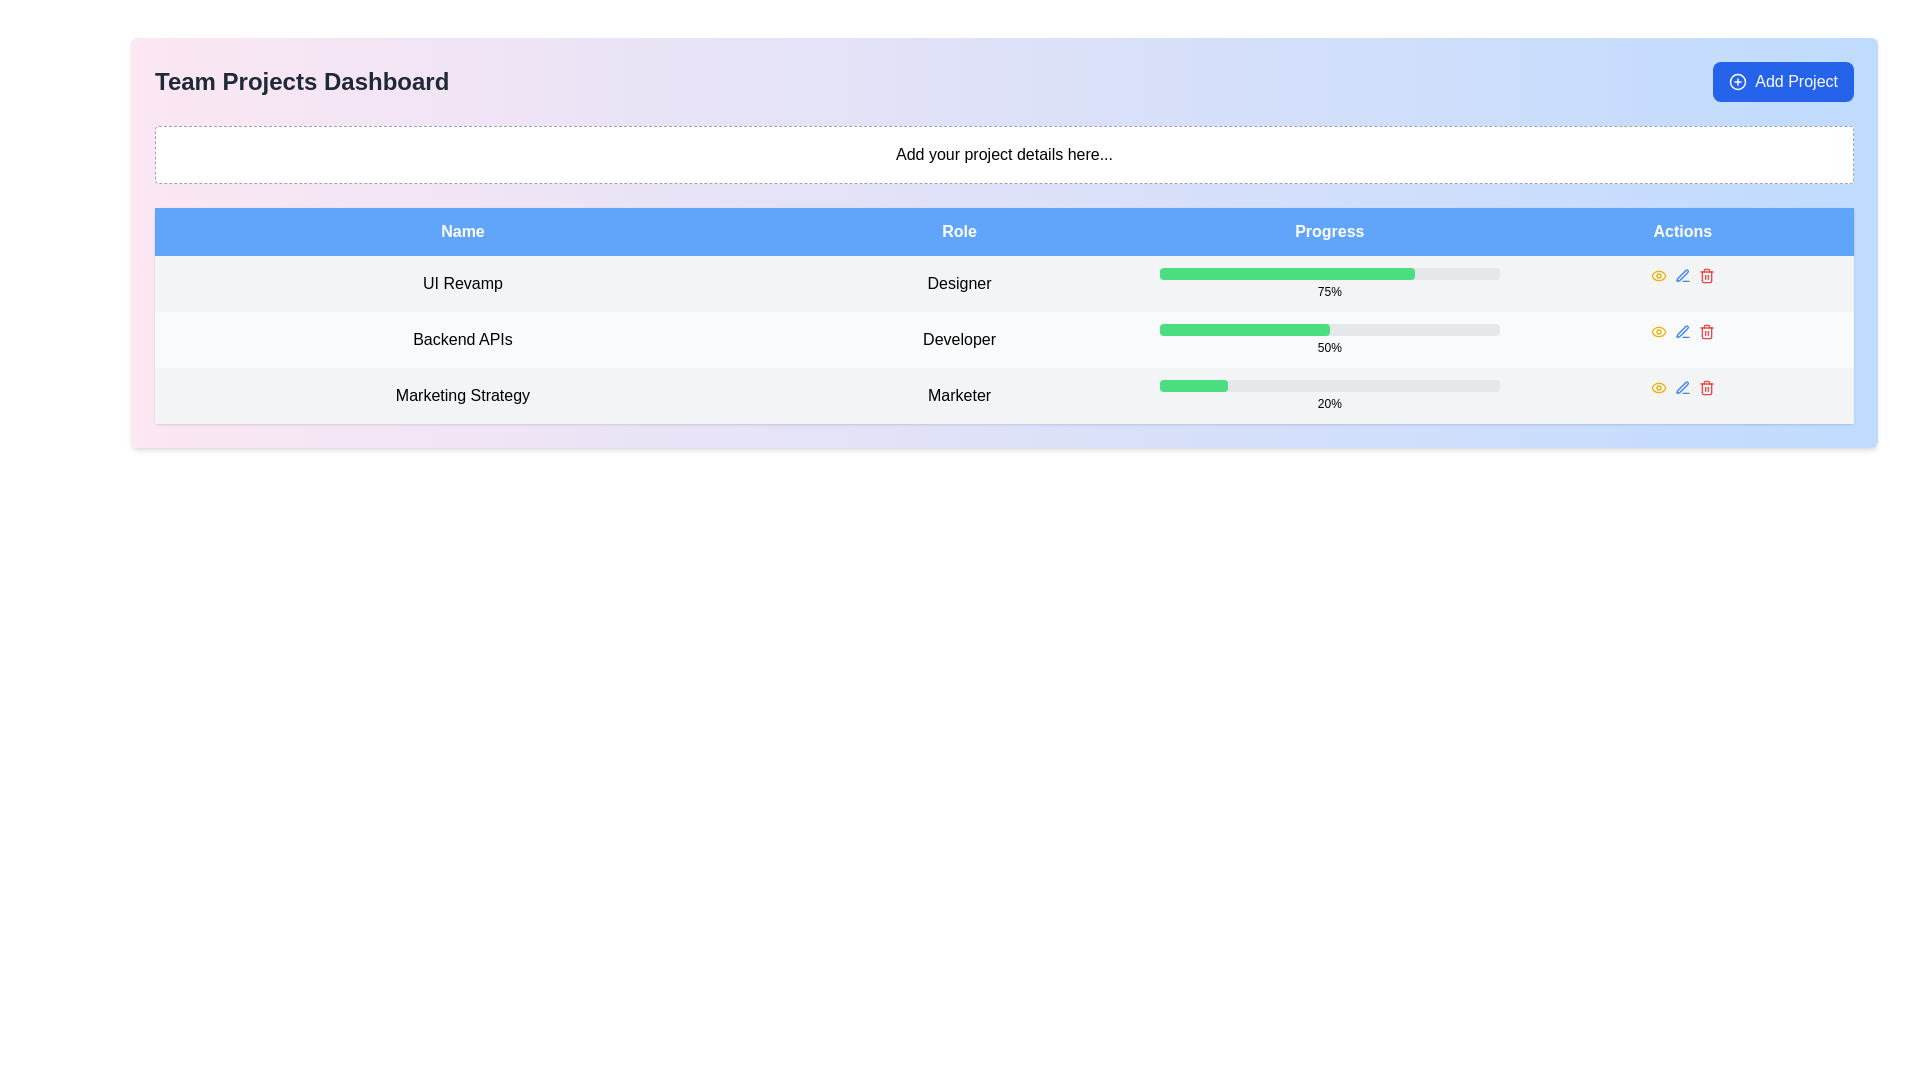 The height and width of the screenshot is (1080, 1920). I want to click on the static text label indicating the role associated with the 'UI Revamp' entry in the second cell under the 'Role' column, so click(958, 284).